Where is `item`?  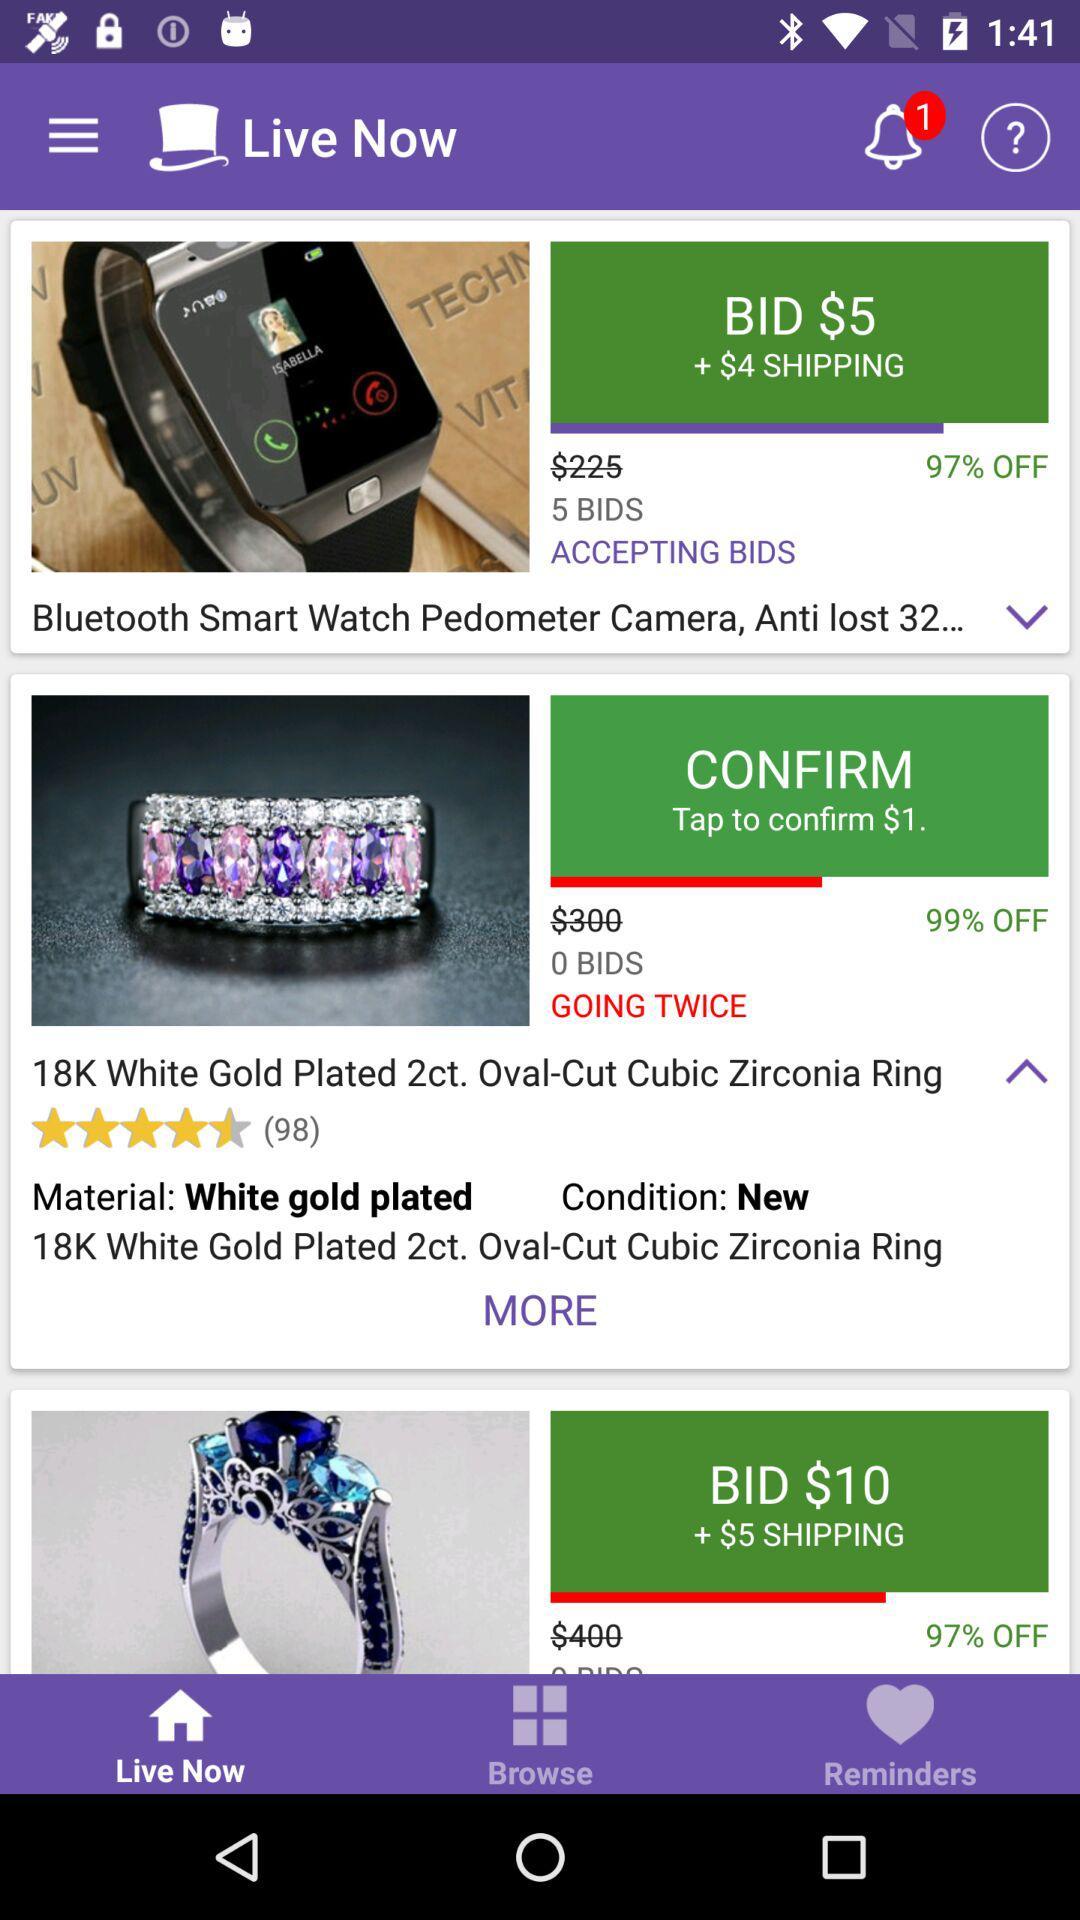
item is located at coordinates (280, 405).